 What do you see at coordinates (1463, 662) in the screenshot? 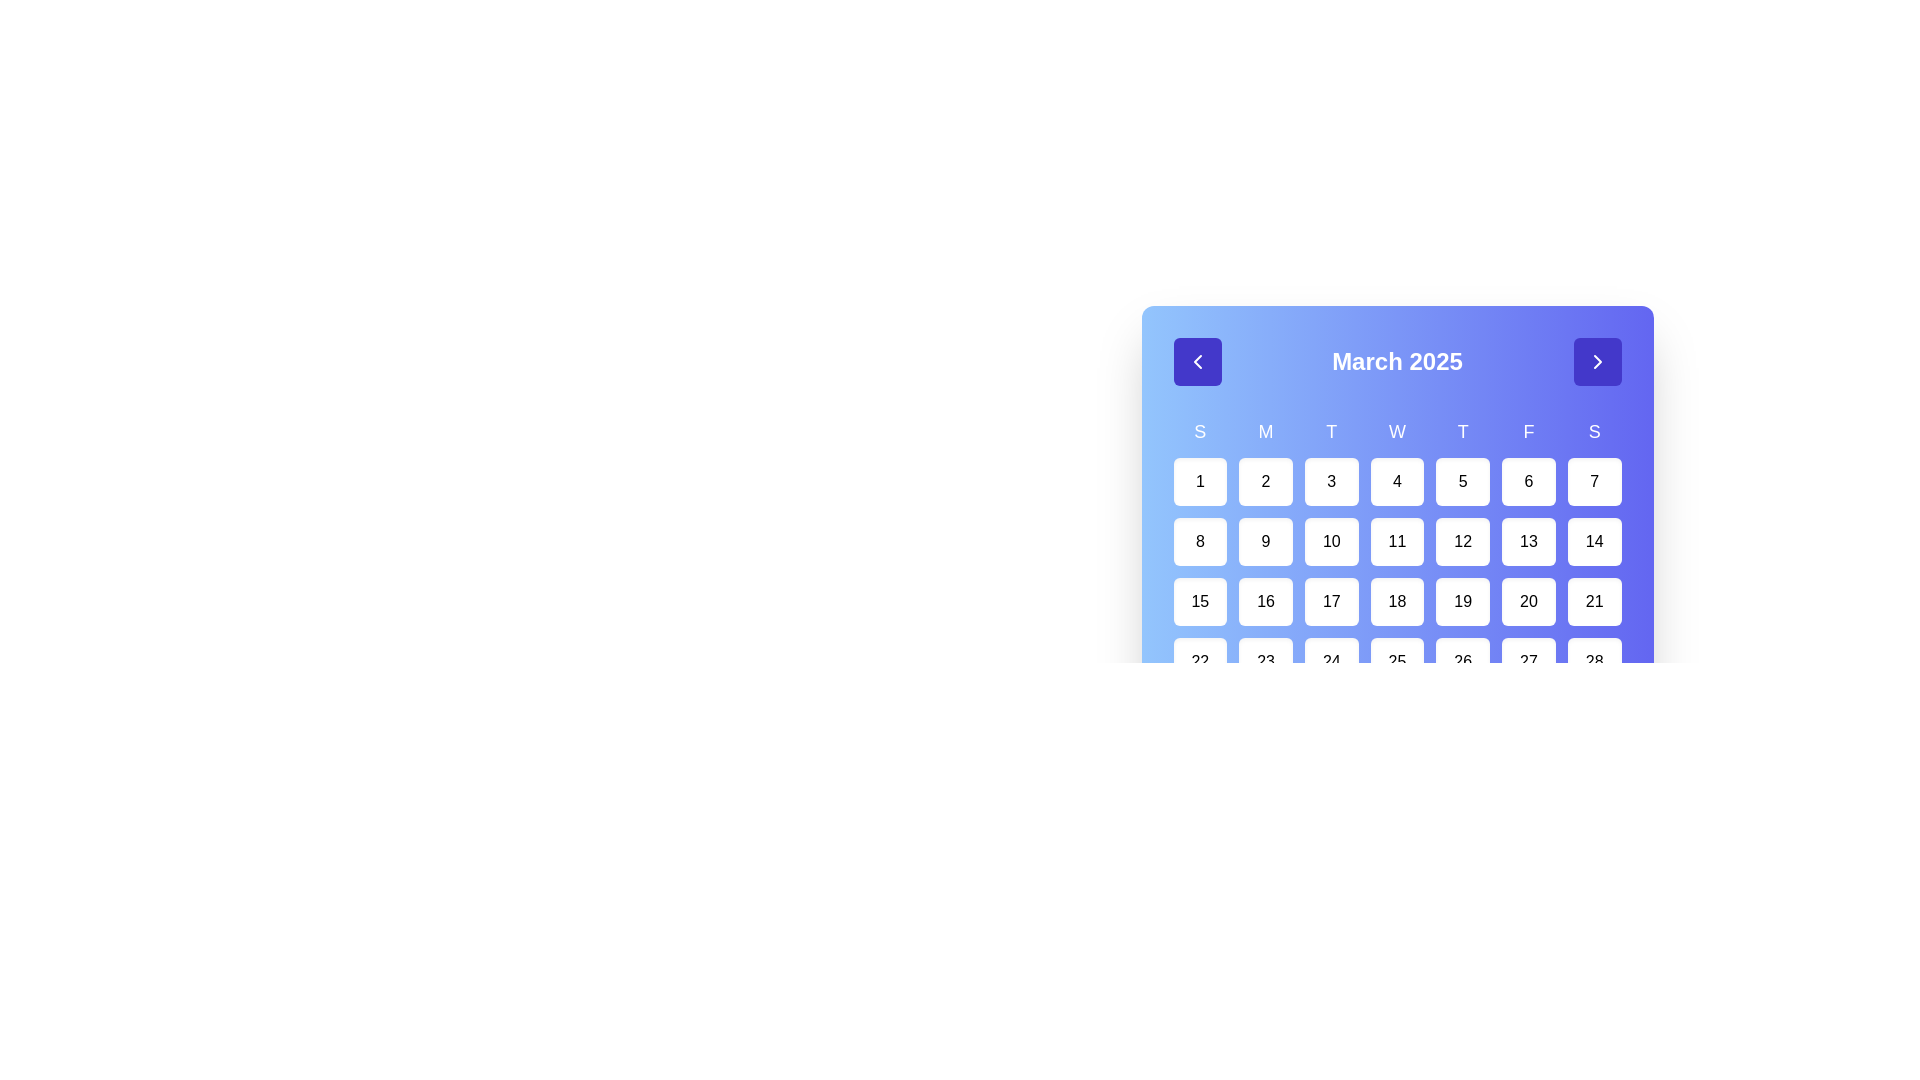
I see `the calendar date button displaying '26' within a white, rounded square box` at bounding box center [1463, 662].